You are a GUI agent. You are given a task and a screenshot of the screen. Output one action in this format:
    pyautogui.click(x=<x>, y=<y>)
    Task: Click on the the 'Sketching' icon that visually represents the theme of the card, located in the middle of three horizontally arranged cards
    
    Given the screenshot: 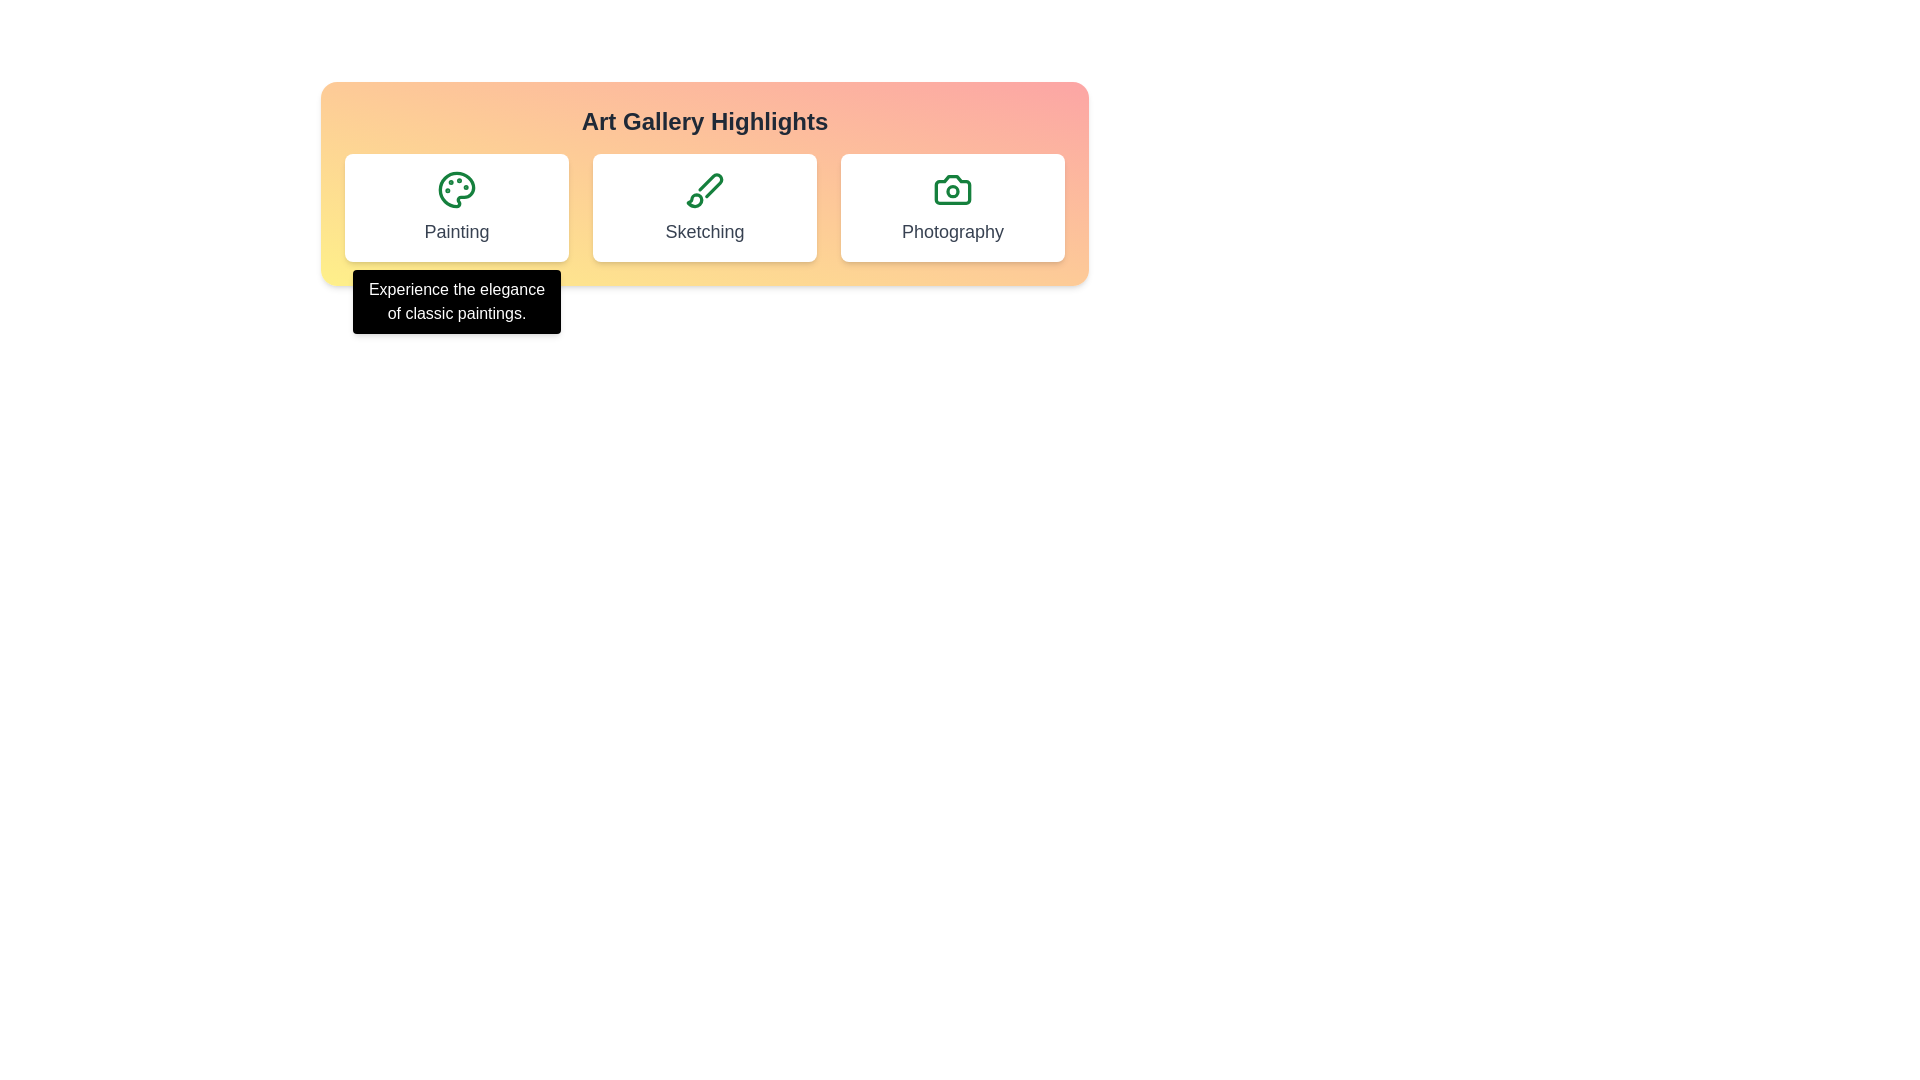 What is the action you would take?
    pyautogui.click(x=705, y=189)
    